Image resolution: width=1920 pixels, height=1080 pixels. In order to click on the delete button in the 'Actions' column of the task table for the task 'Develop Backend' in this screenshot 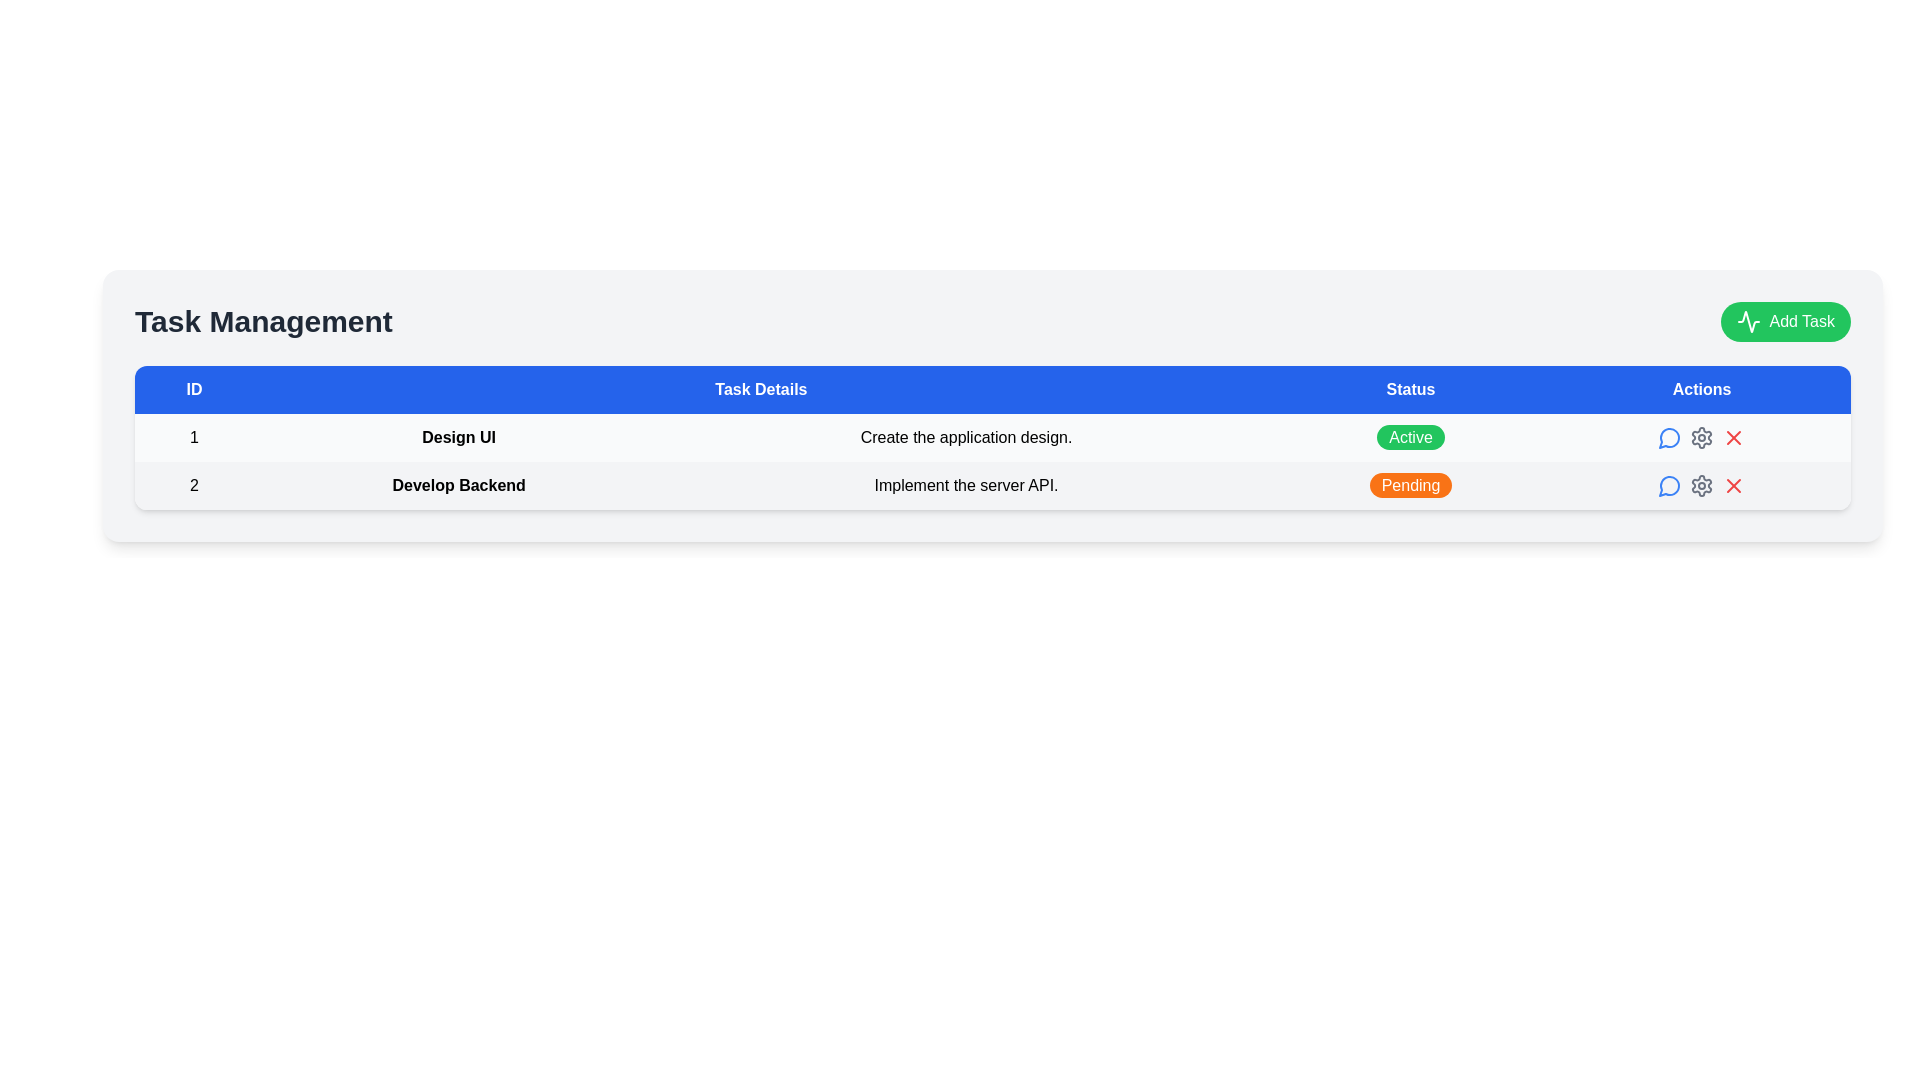, I will do `click(1733, 486)`.